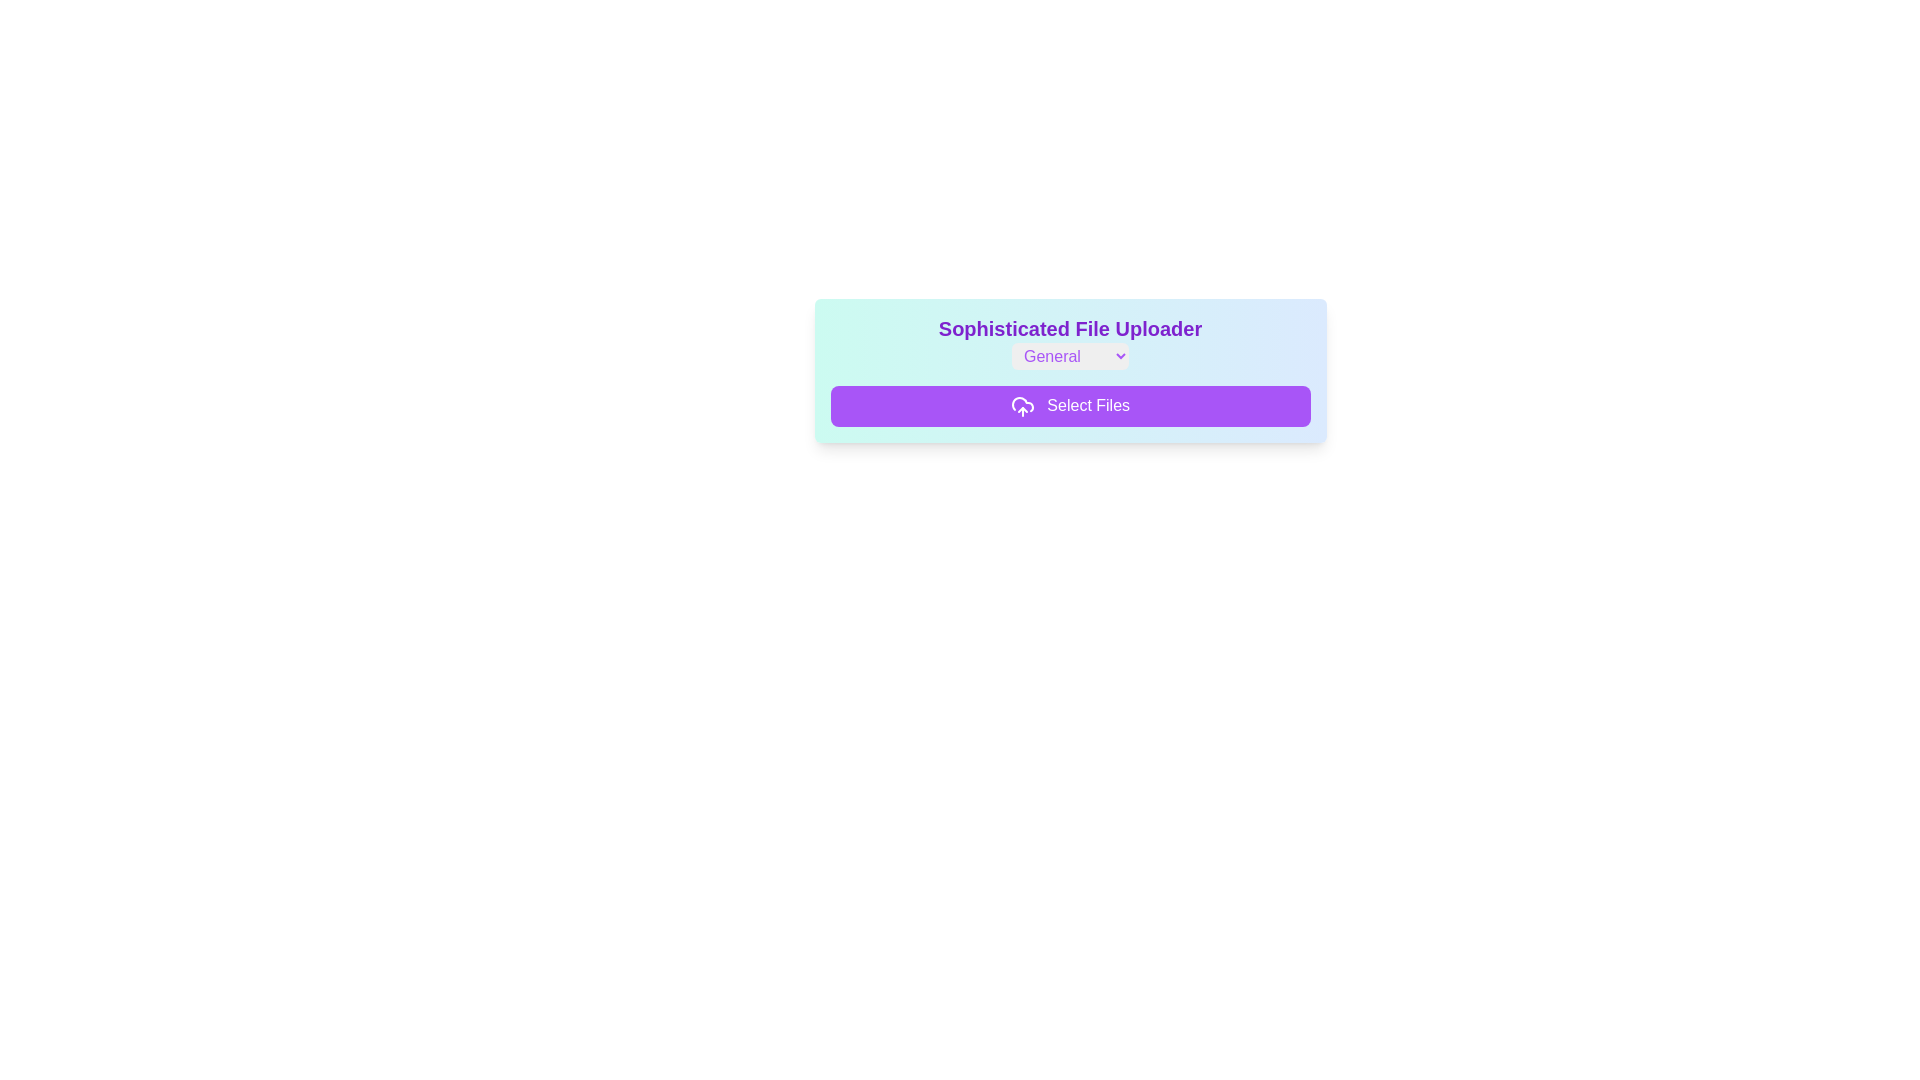  Describe the element at coordinates (1069, 405) in the screenshot. I see `the 'Select Files' button, which has a purple background, white text, and a cloud upload icon` at that location.